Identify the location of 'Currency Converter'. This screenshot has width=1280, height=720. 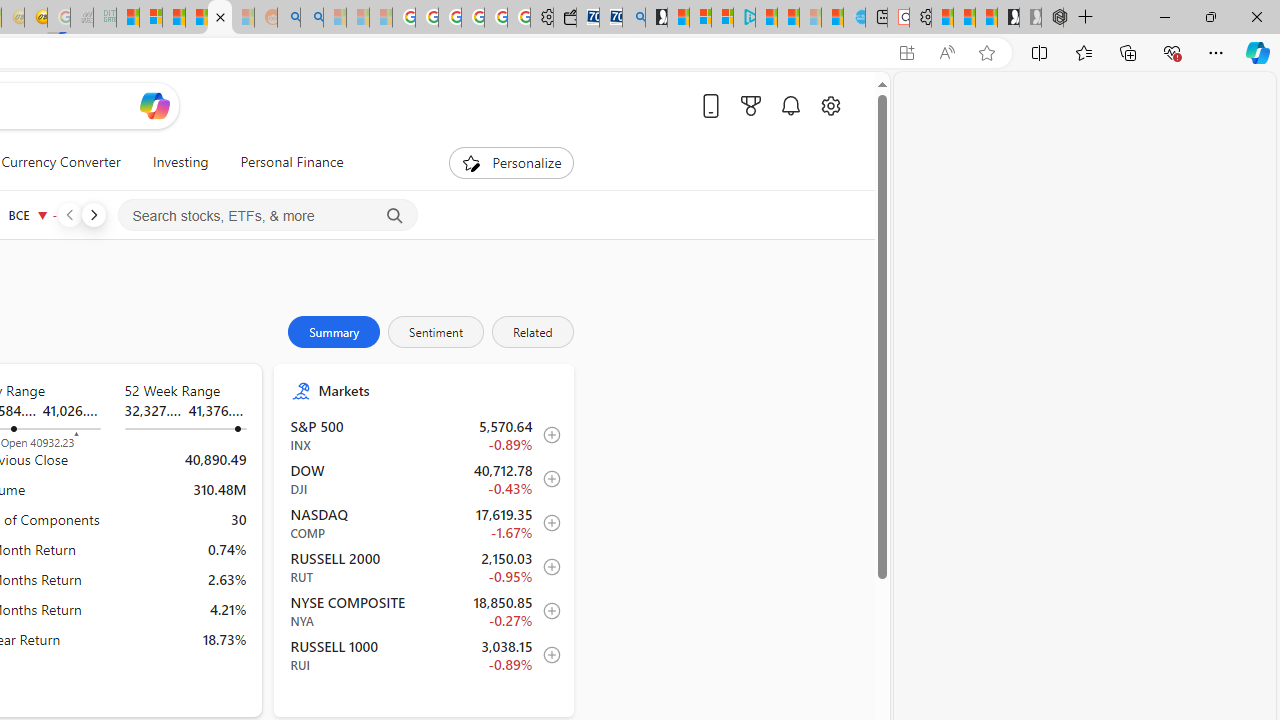
(61, 162).